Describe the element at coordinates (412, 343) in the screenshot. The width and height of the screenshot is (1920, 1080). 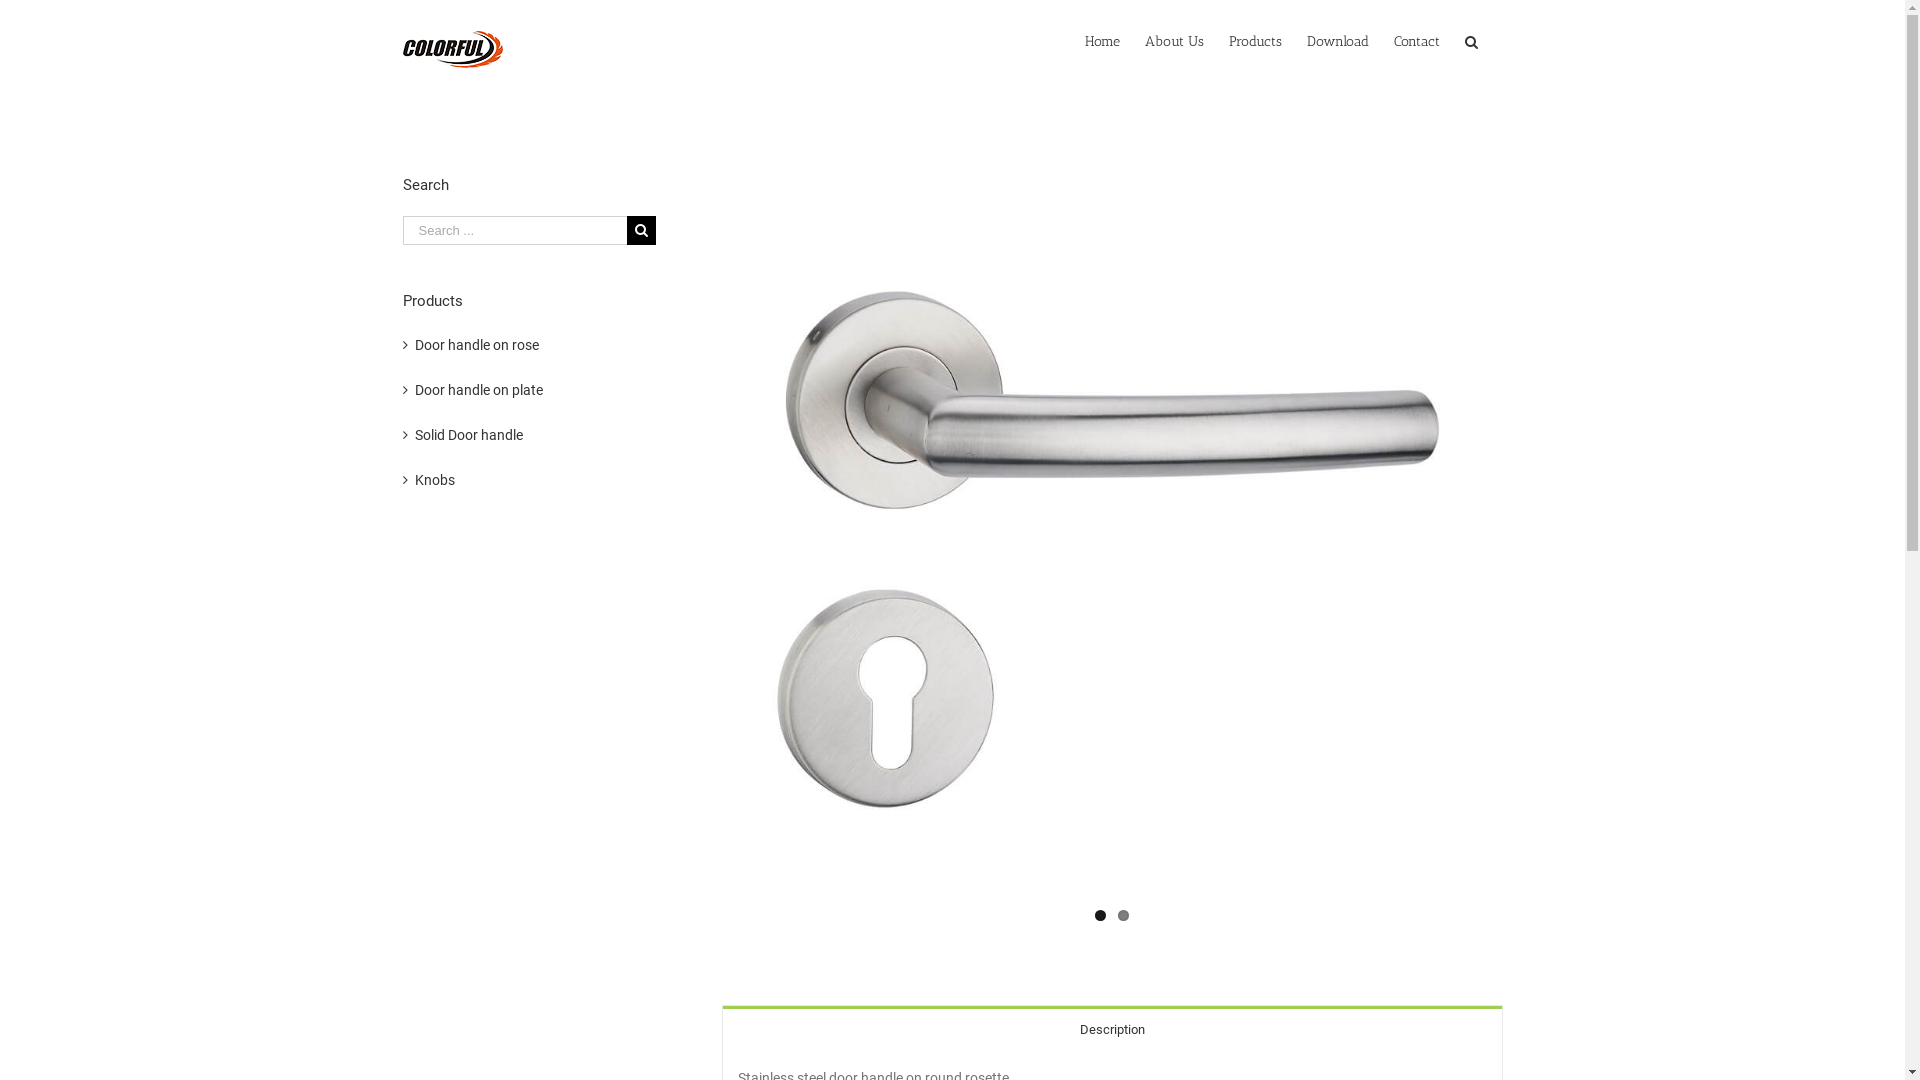
I see `'Door handle on rose'` at that location.